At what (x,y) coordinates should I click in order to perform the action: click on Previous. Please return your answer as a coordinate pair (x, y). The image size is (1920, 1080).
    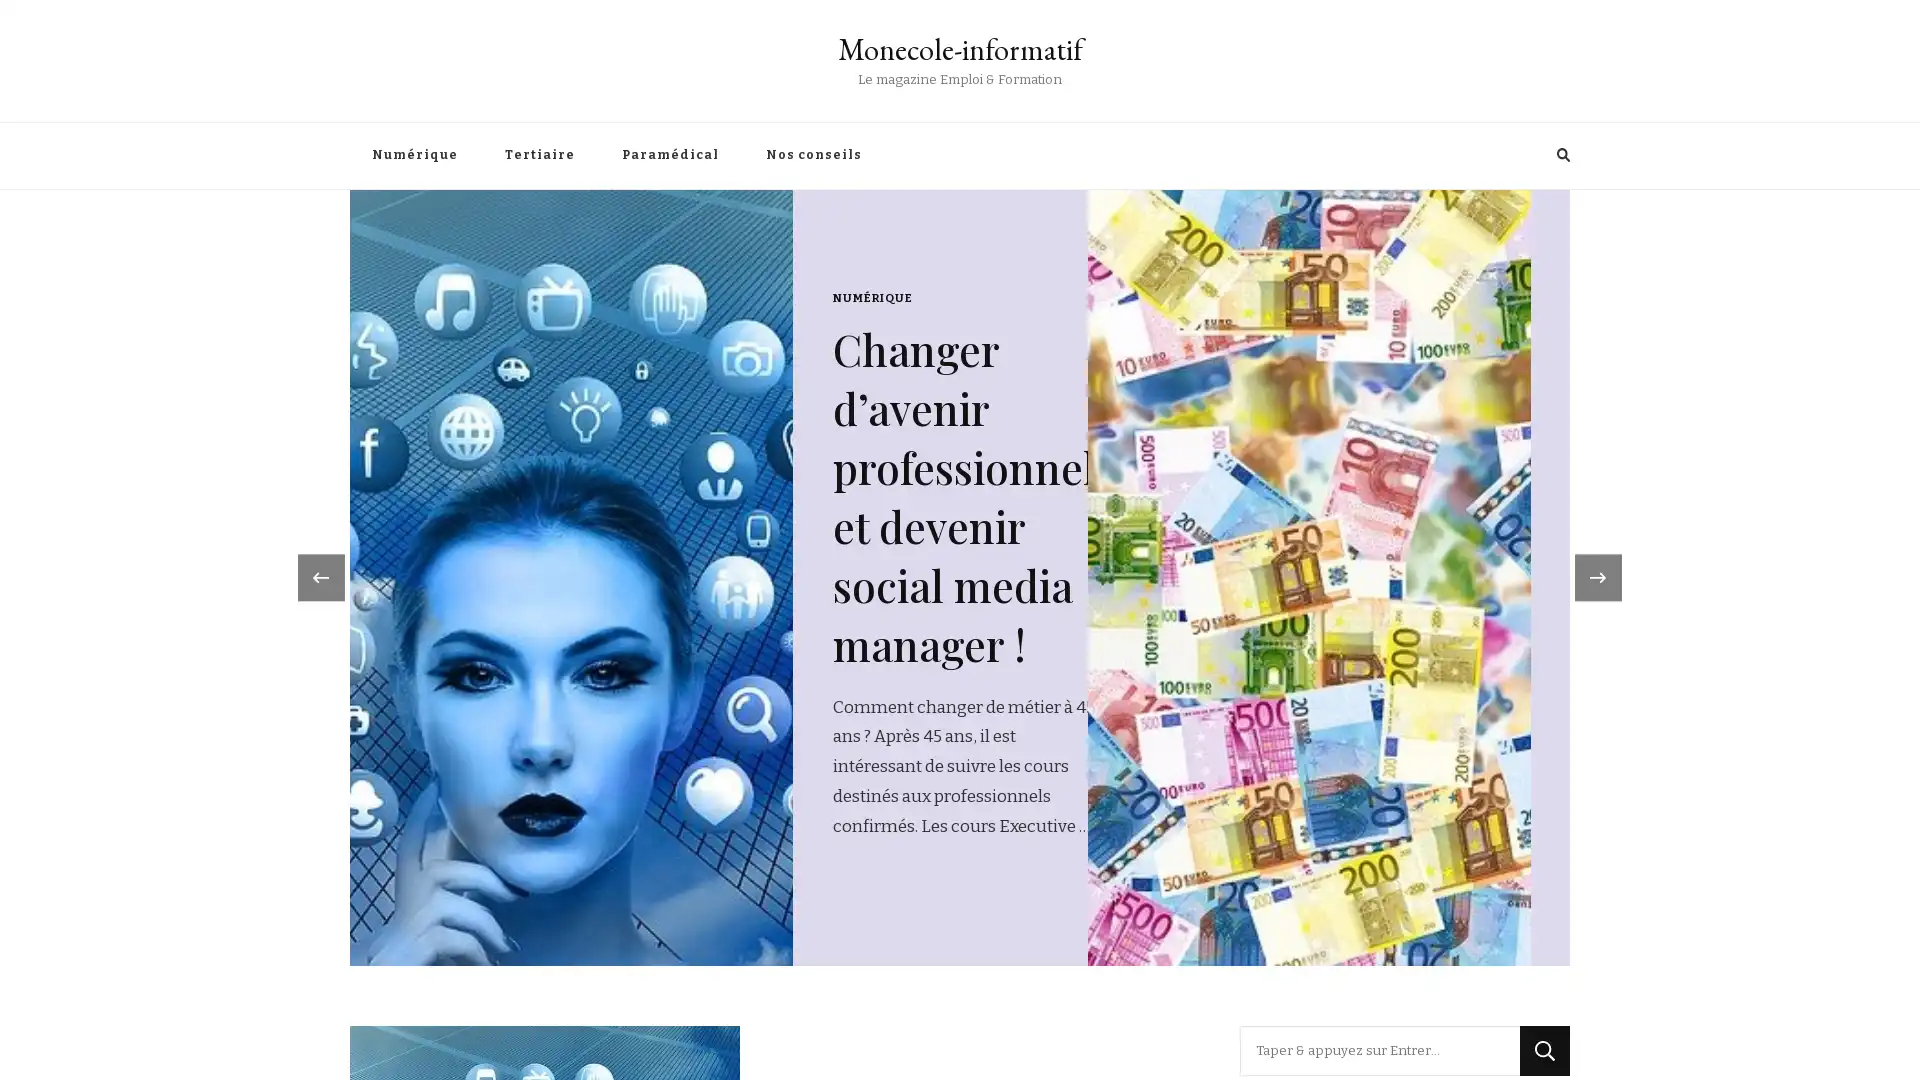
    Looking at the image, I should click on (314, 489).